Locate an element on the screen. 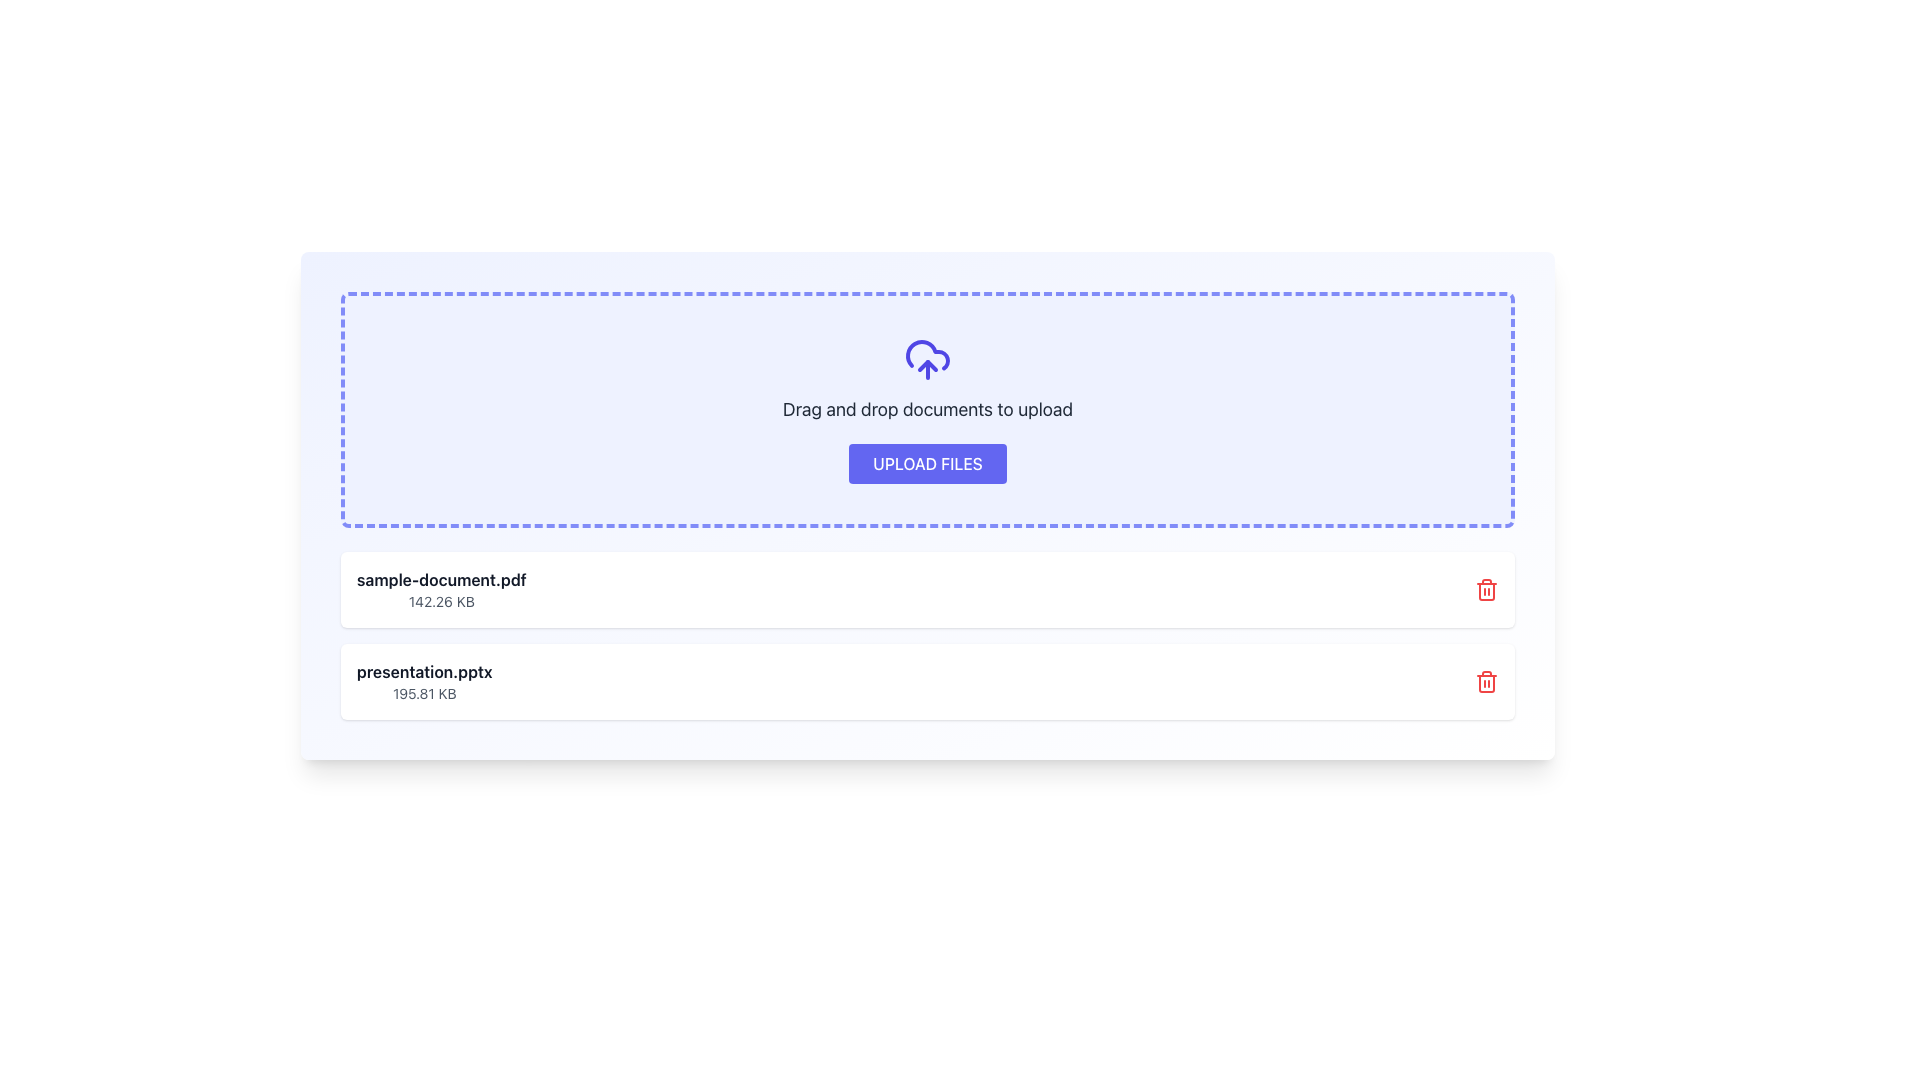 The image size is (1920, 1080). the delete icon/button located at the far right of the entry row for the file 'presentation.pptx' to observe the hover effect is located at coordinates (1487, 681).